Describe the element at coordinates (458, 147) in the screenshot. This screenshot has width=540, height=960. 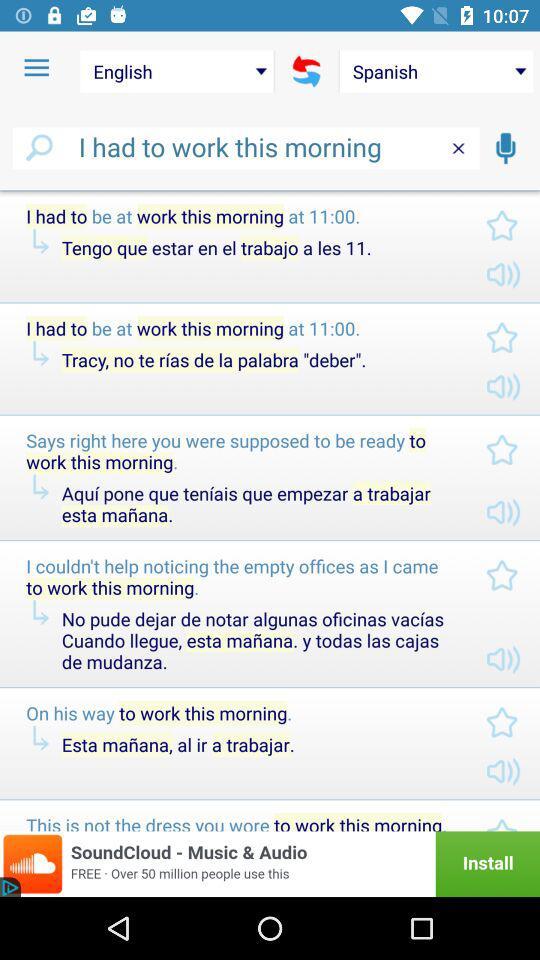
I see `delete option` at that location.